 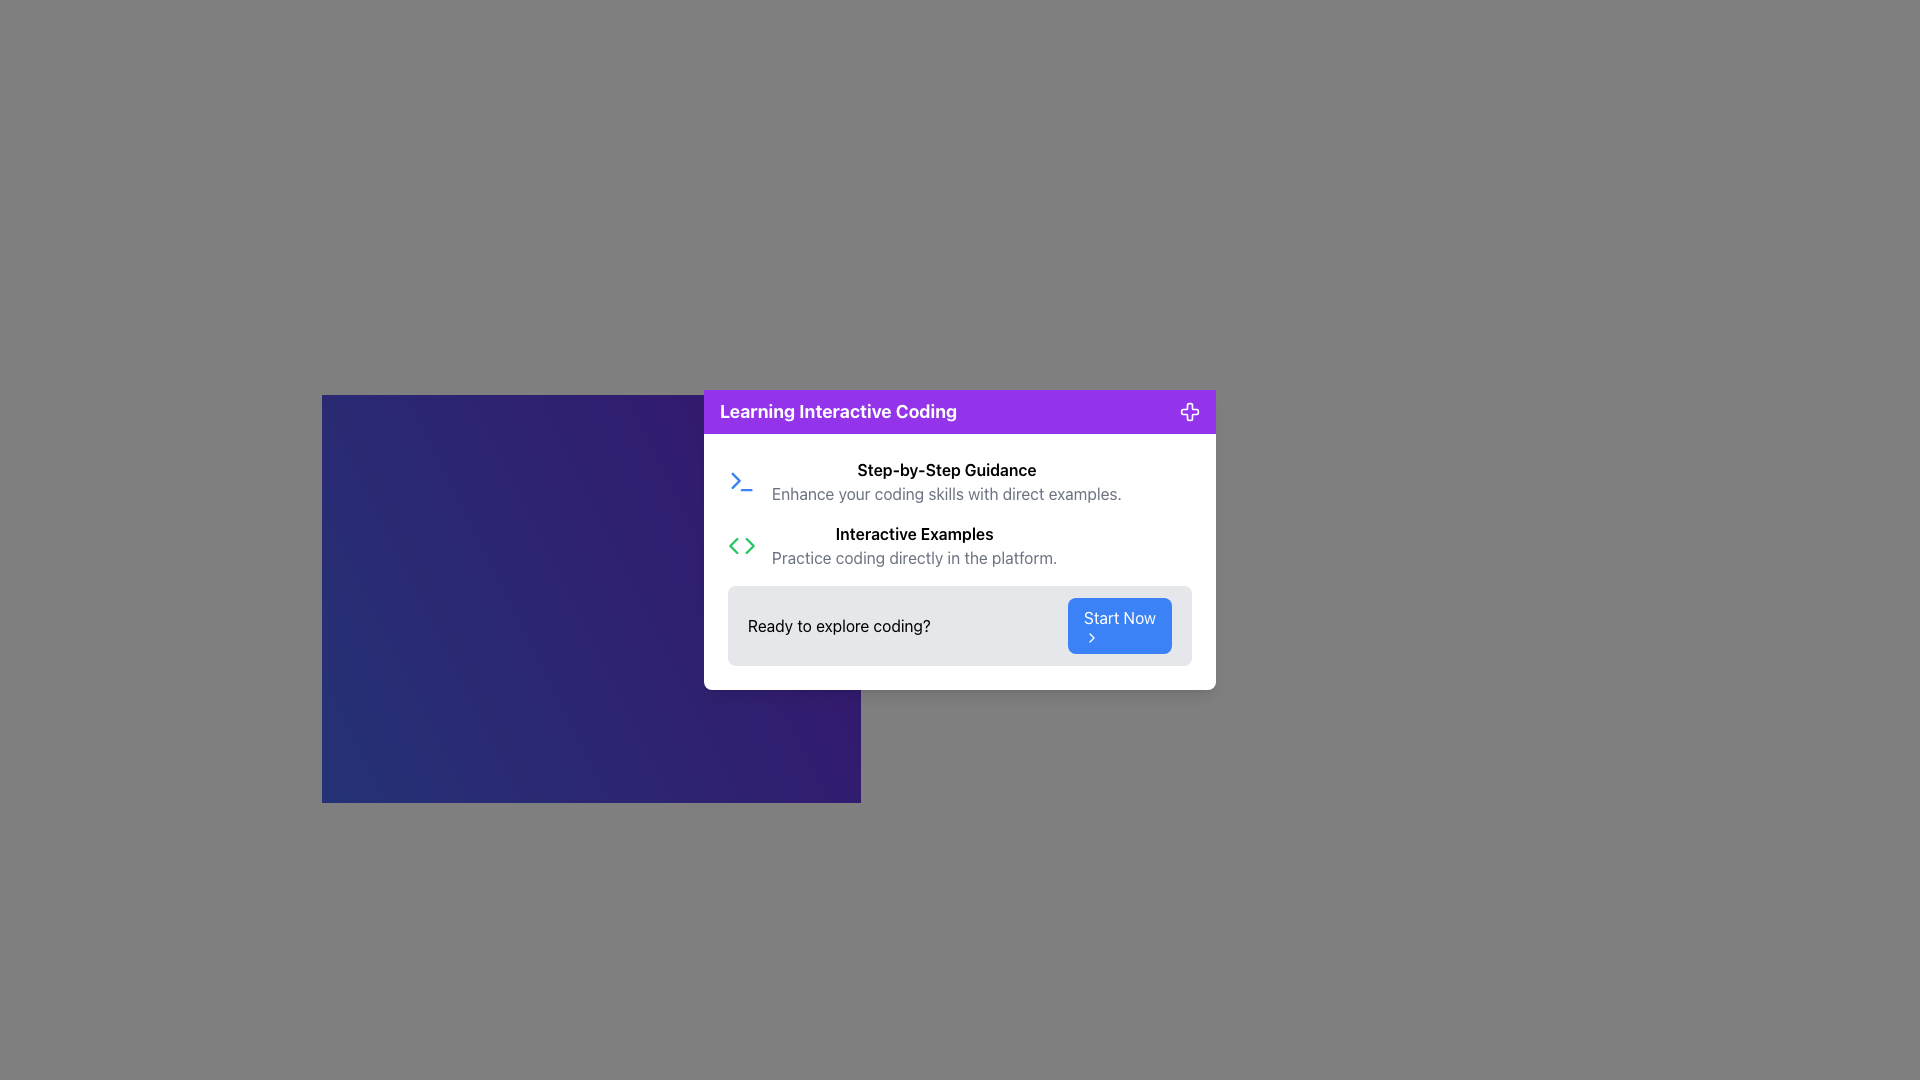 I want to click on the text block providing guidance for enhancing coding skills, which is the first informational section under the 'Learning Interactive Coding' heading, so click(x=960, y=482).